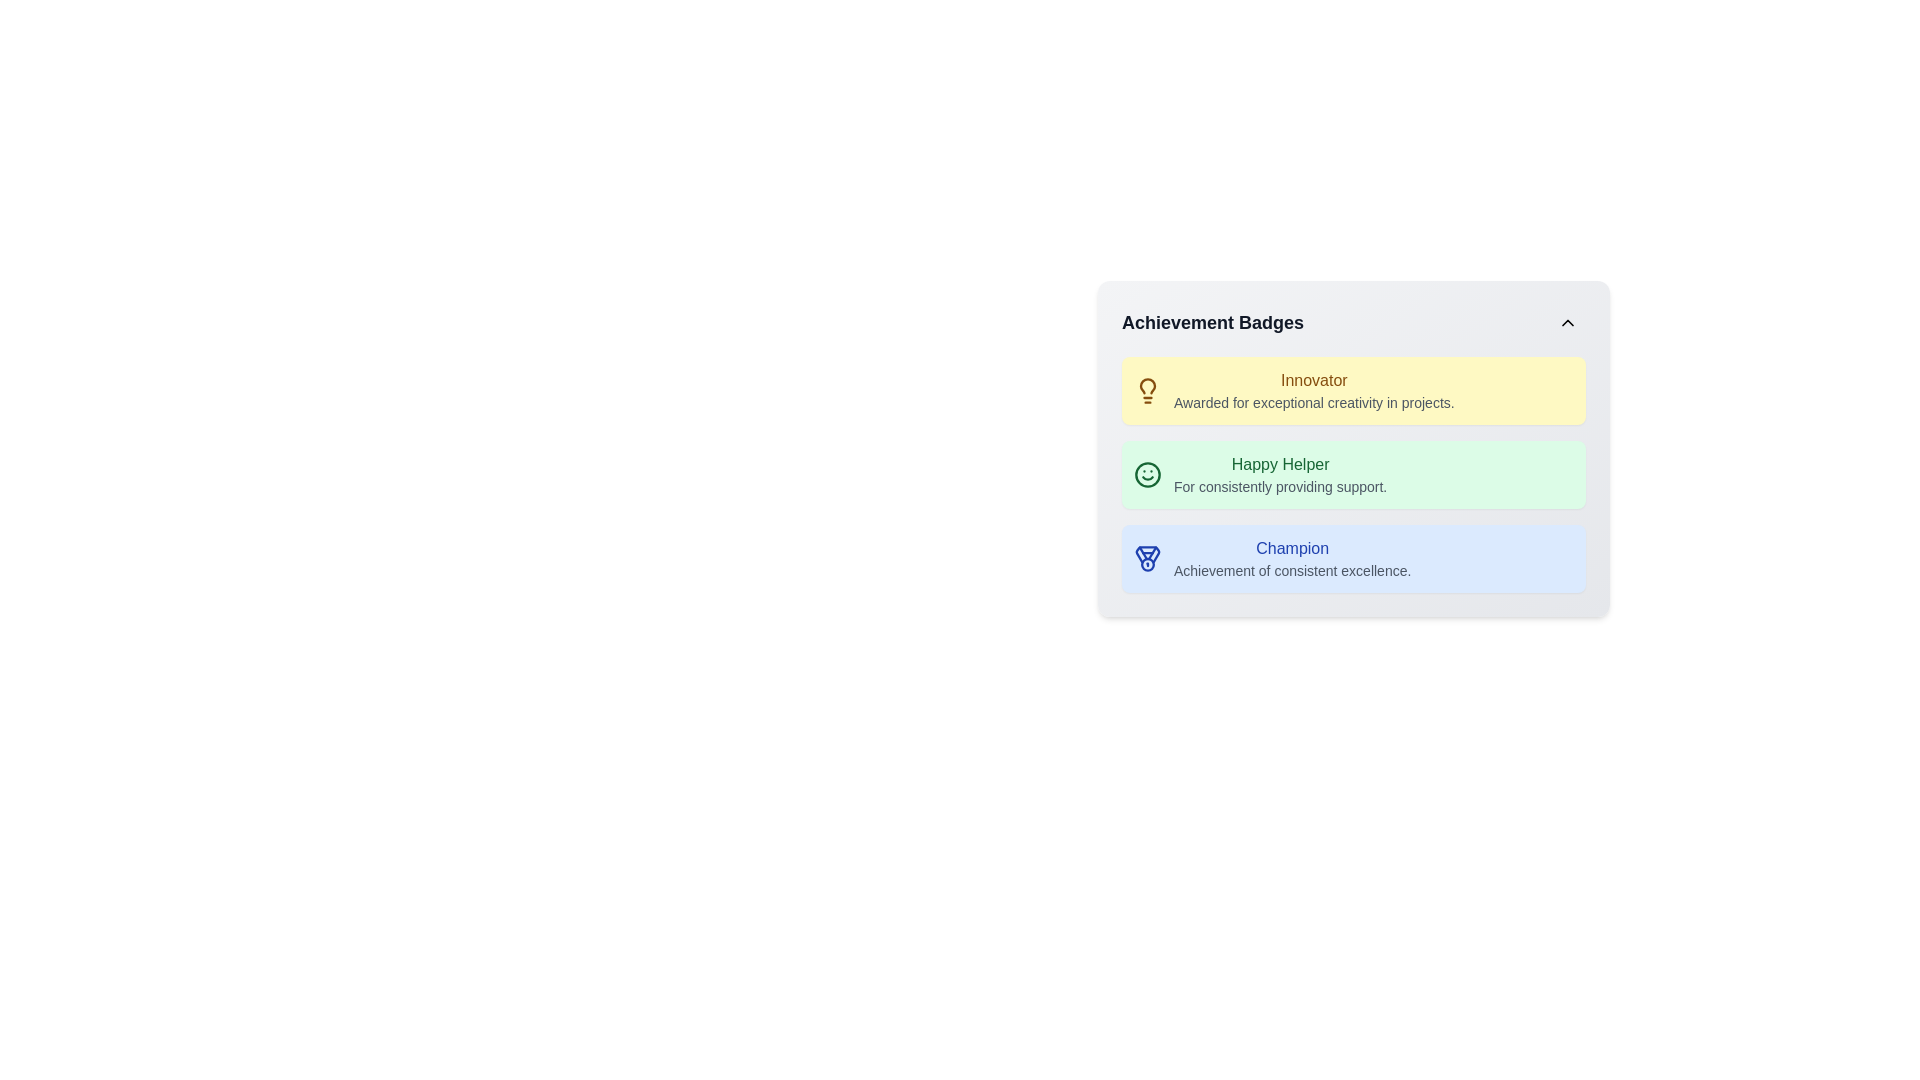 The image size is (1920, 1080). I want to click on the lightbulb icon with a yellow background that represents the 'Innovator' award, located to the left of the text 'Innovator', so click(1147, 390).